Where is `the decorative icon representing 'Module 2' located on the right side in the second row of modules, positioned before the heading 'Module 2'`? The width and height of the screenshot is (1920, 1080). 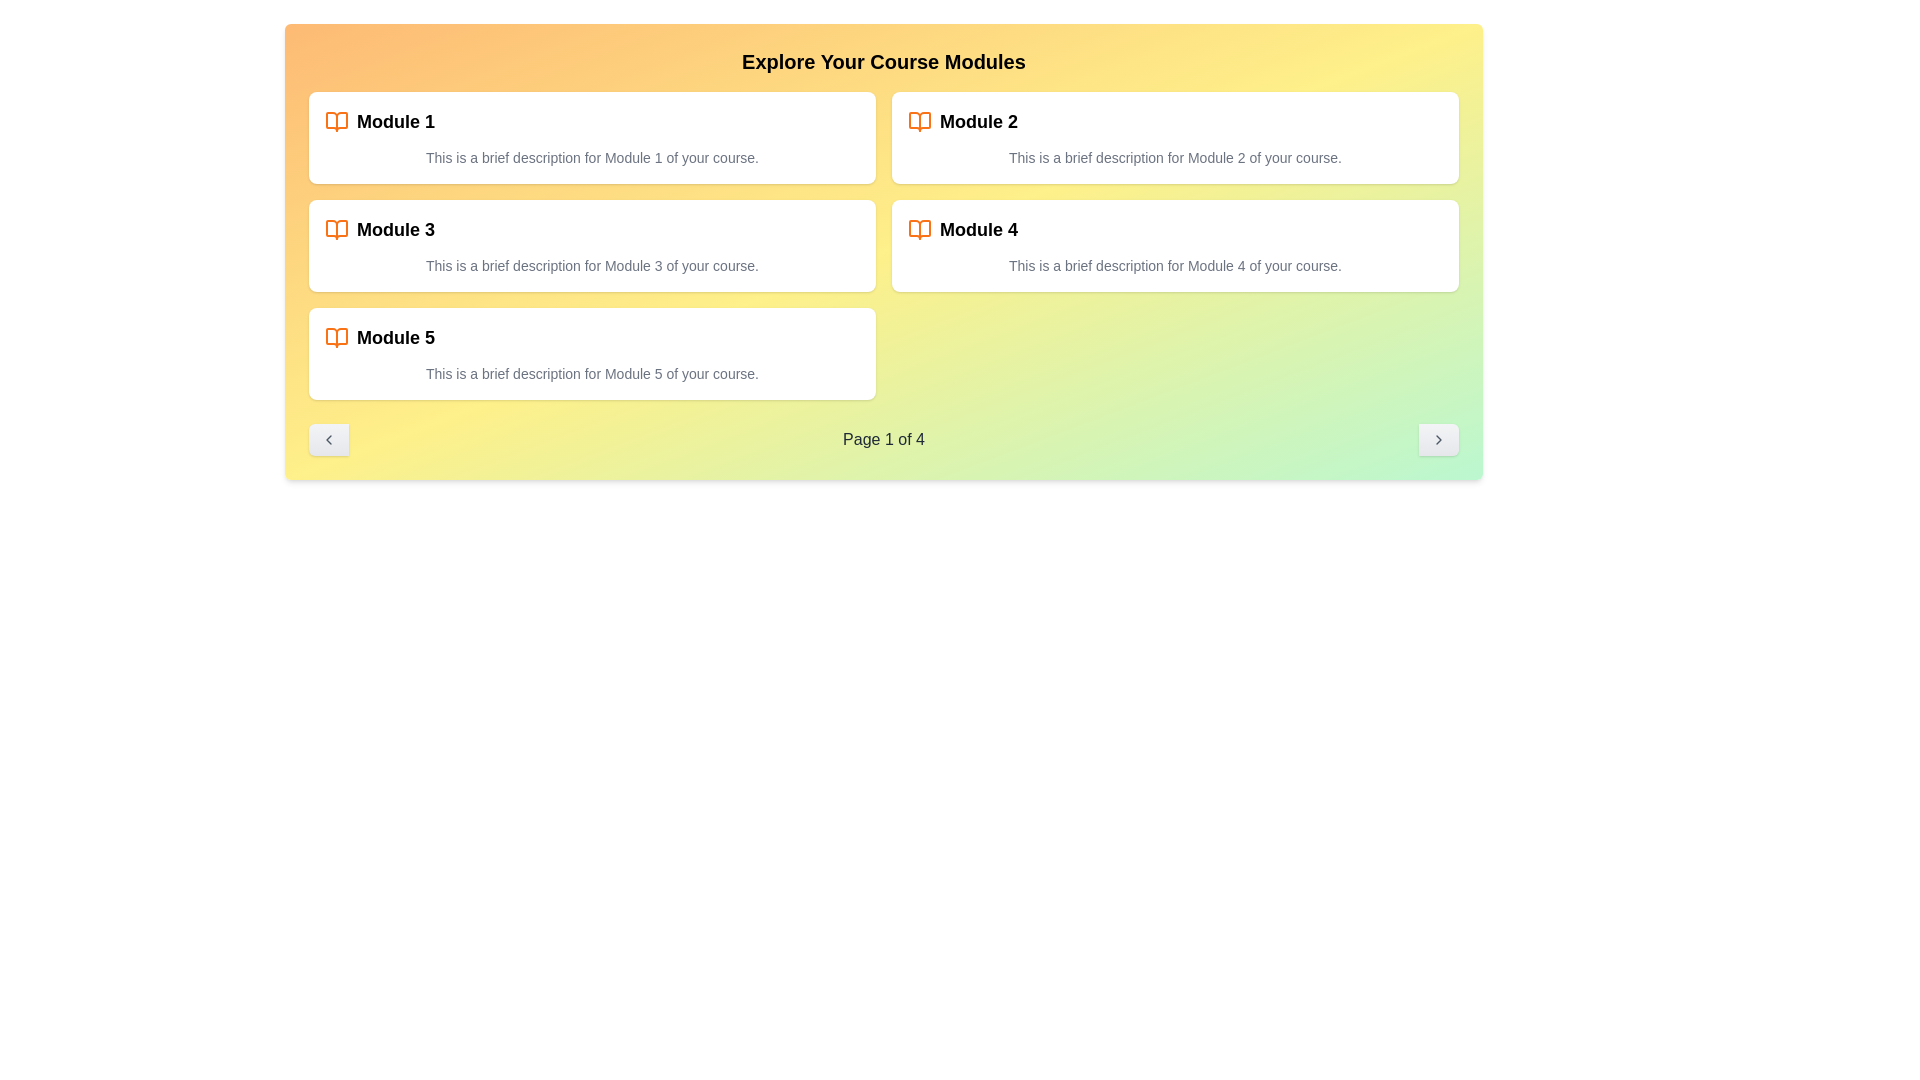 the decorative icon representing 'Module 2' located on the right side in the second row of modules, positioned before the heading 'Module 2' is located at coordinates (919, 122).